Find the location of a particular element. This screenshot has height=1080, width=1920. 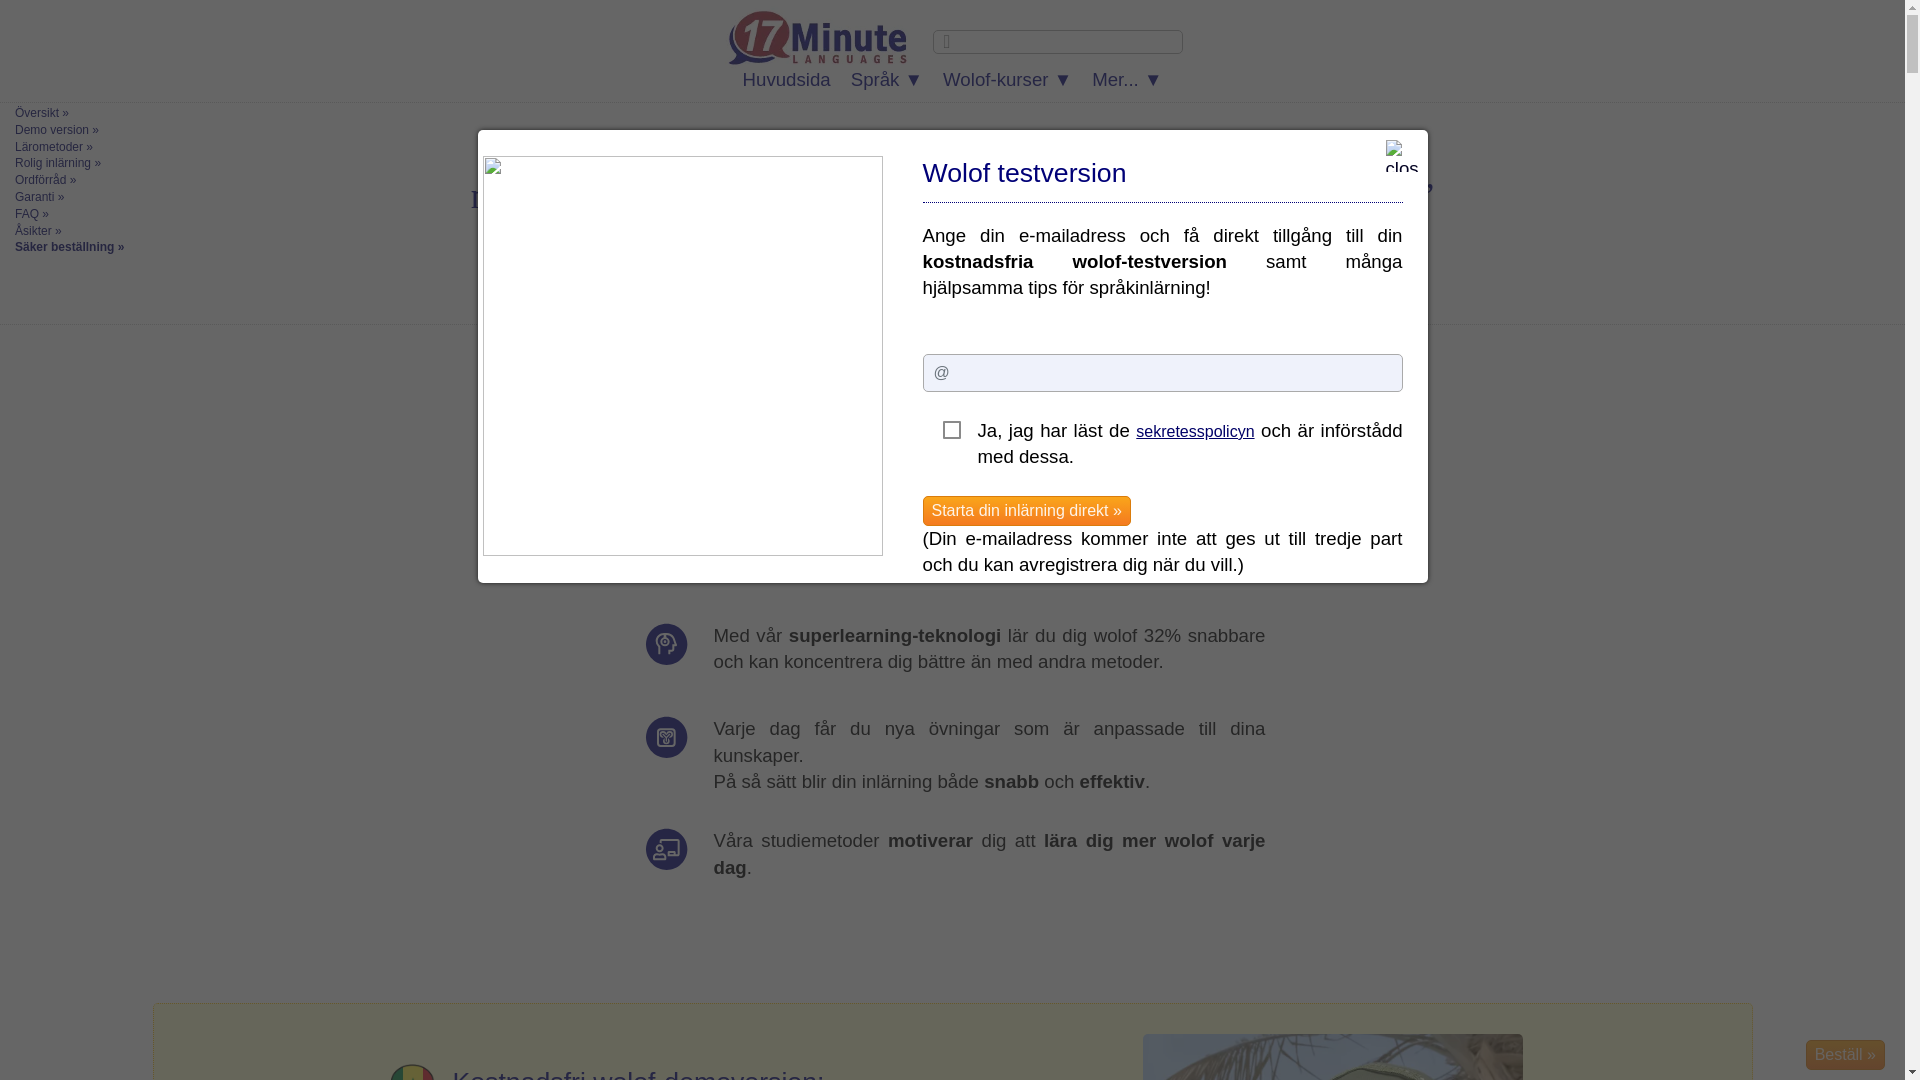

'Wolof-kurser' is located at coordinates (1007, 79).